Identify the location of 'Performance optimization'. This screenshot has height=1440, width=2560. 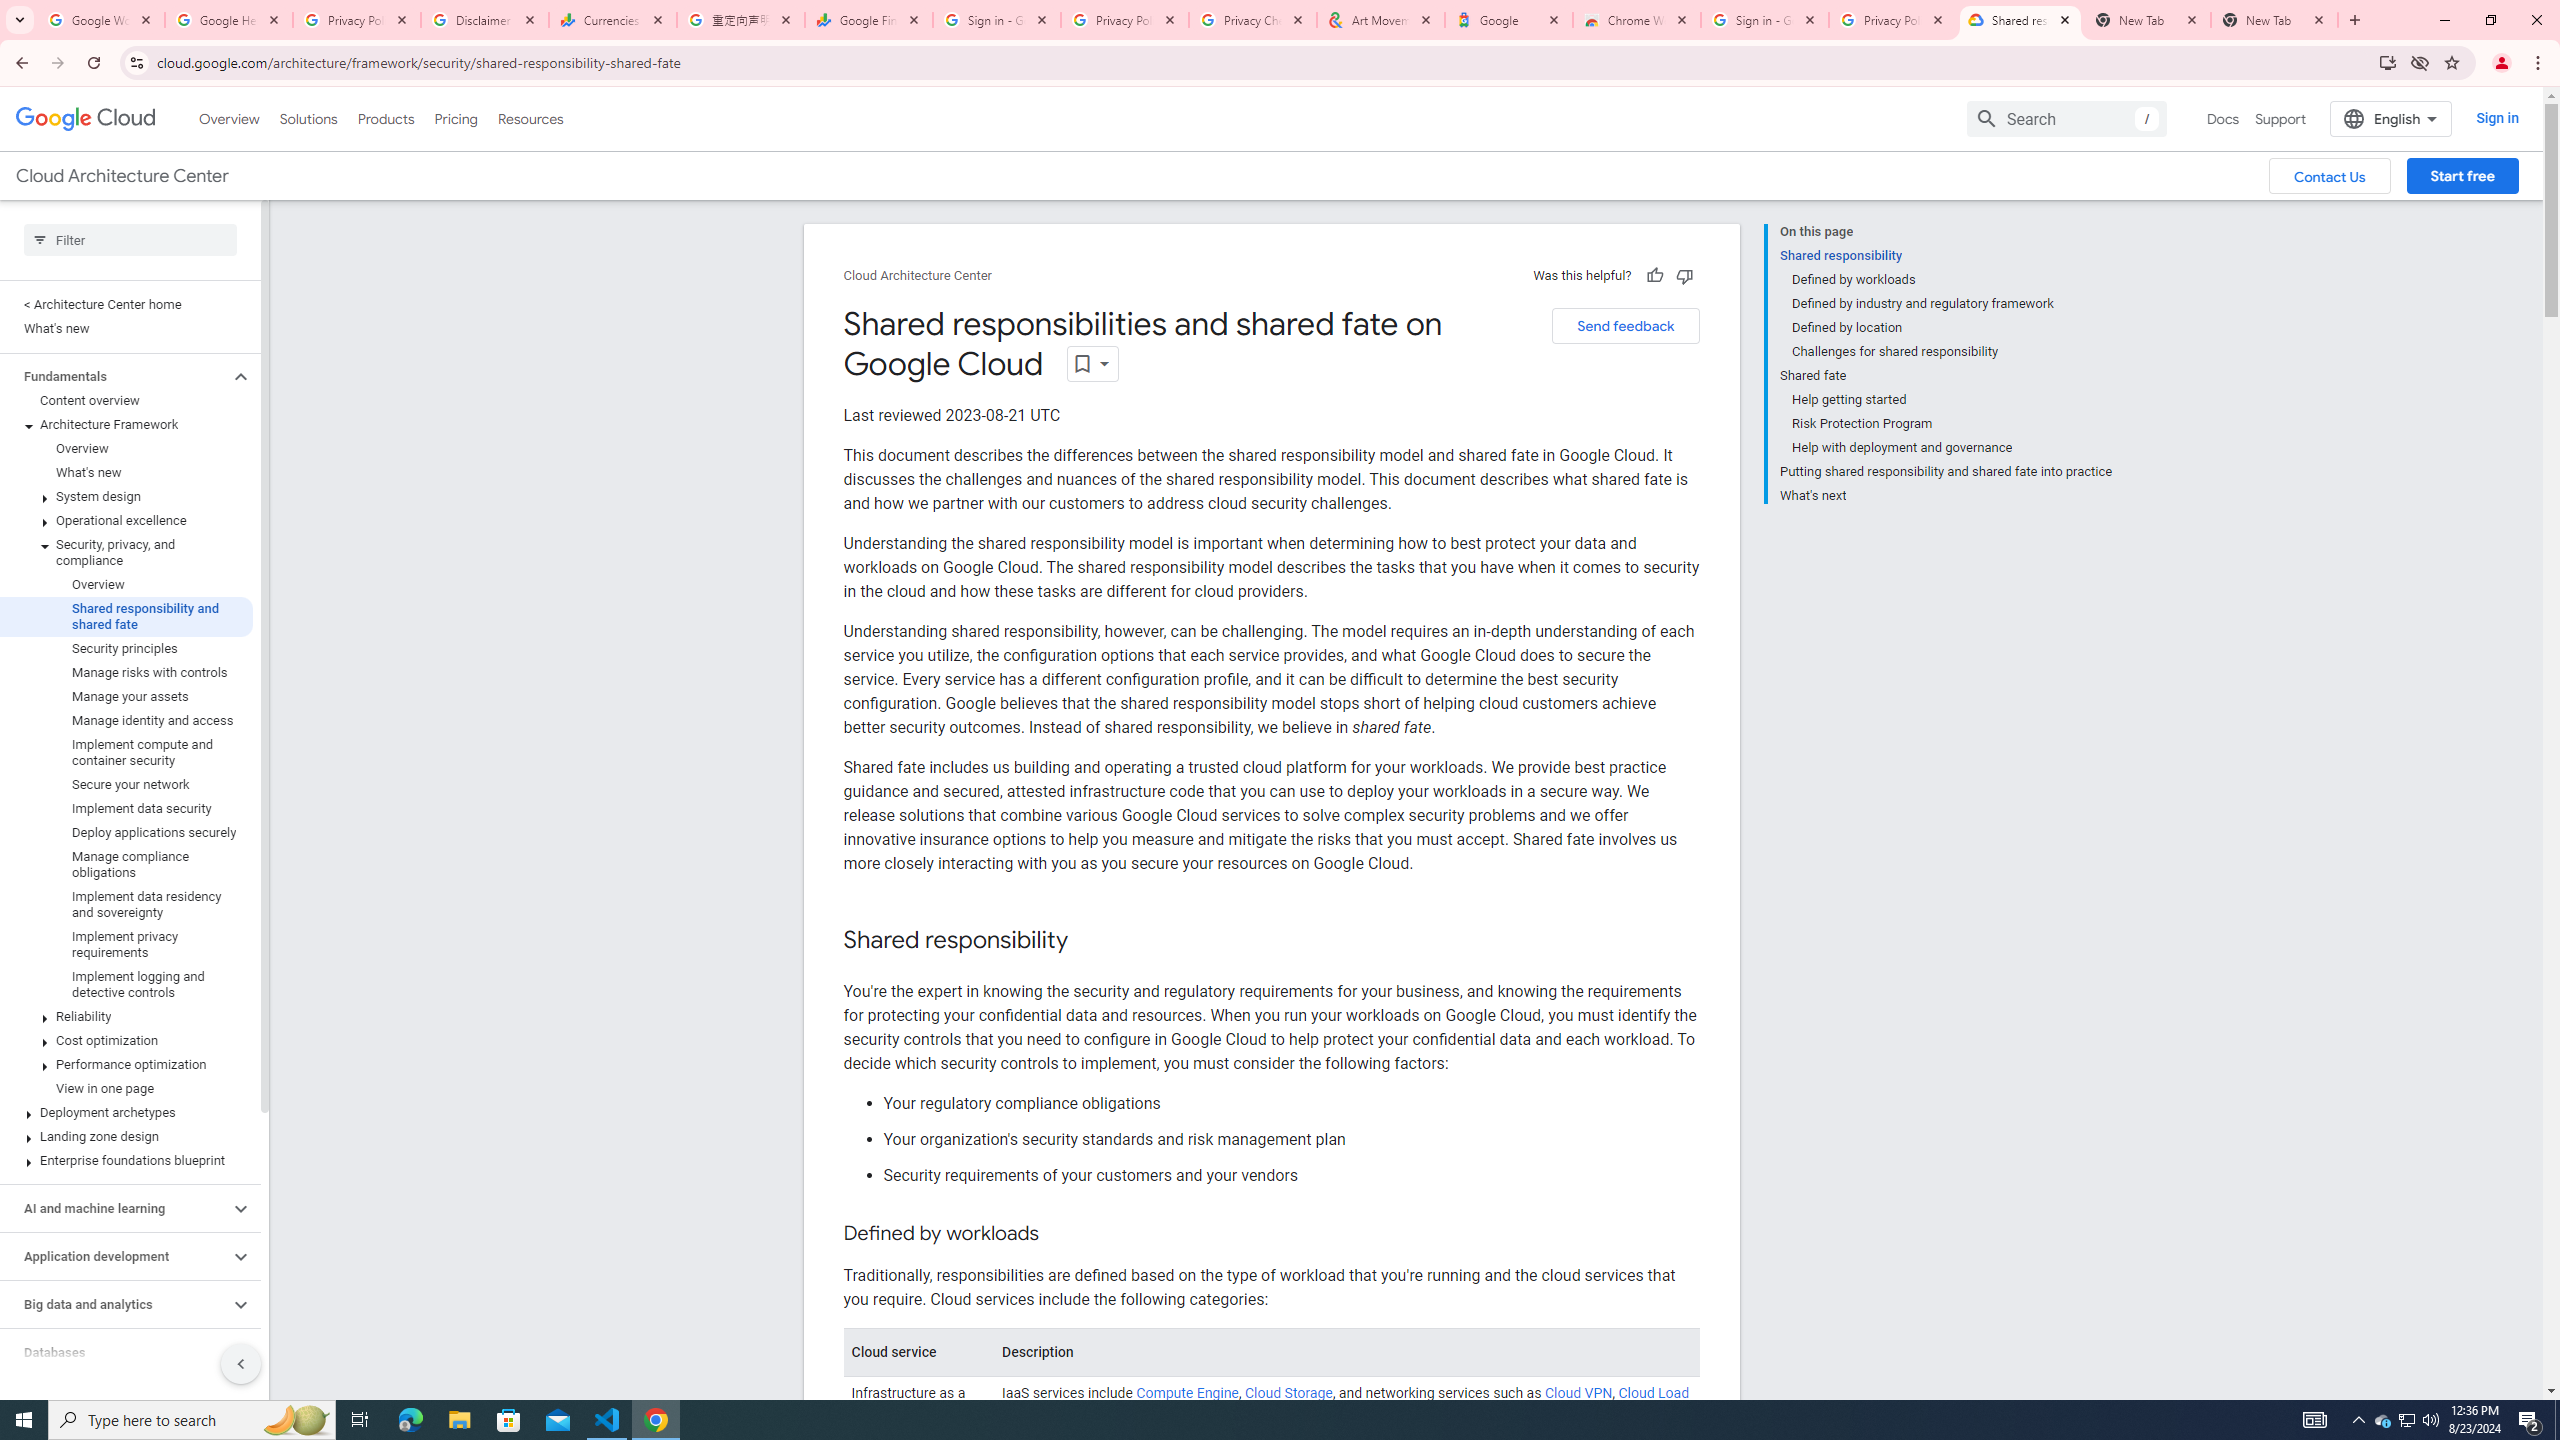
(126, 1064).